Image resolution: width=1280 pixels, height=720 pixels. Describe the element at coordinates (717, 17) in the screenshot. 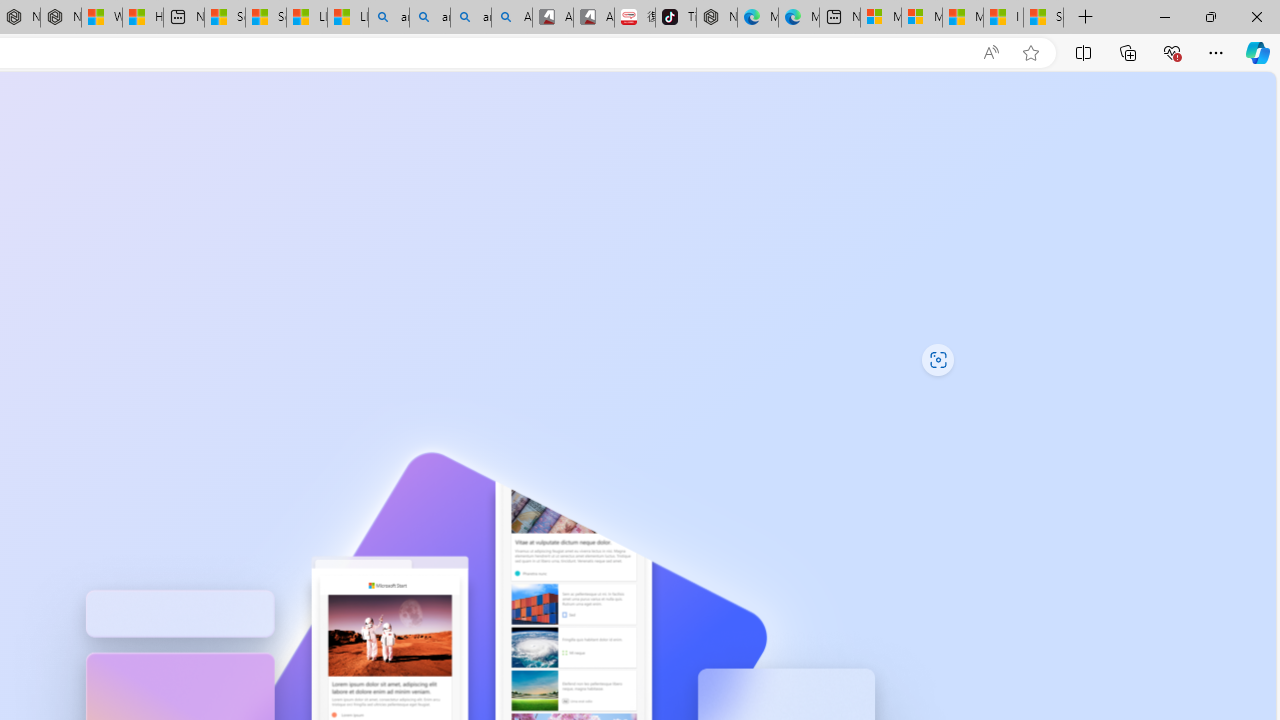

I see `'Nordace - Best Sellers'` at that location.